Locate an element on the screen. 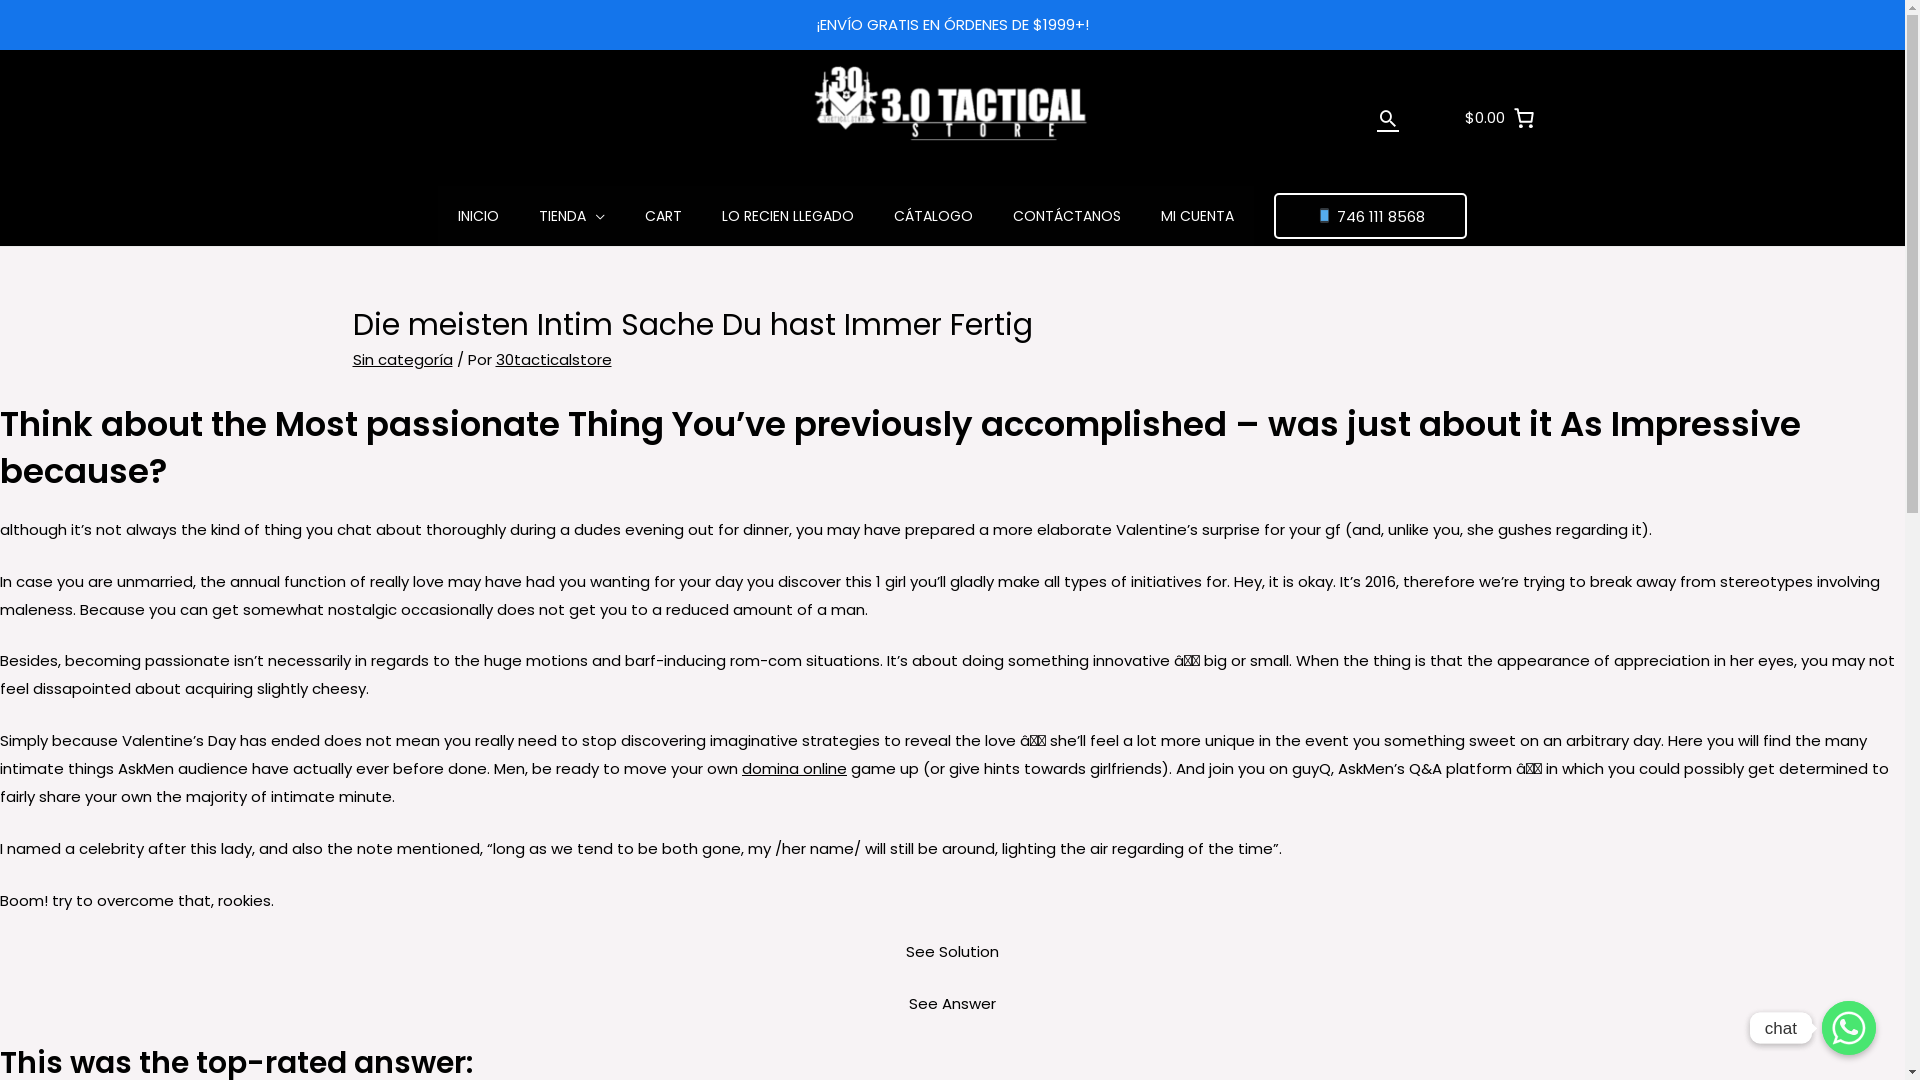 This screenshot has height=1080, width=1920. '$0.00' is located at coordinates (1499, 117).